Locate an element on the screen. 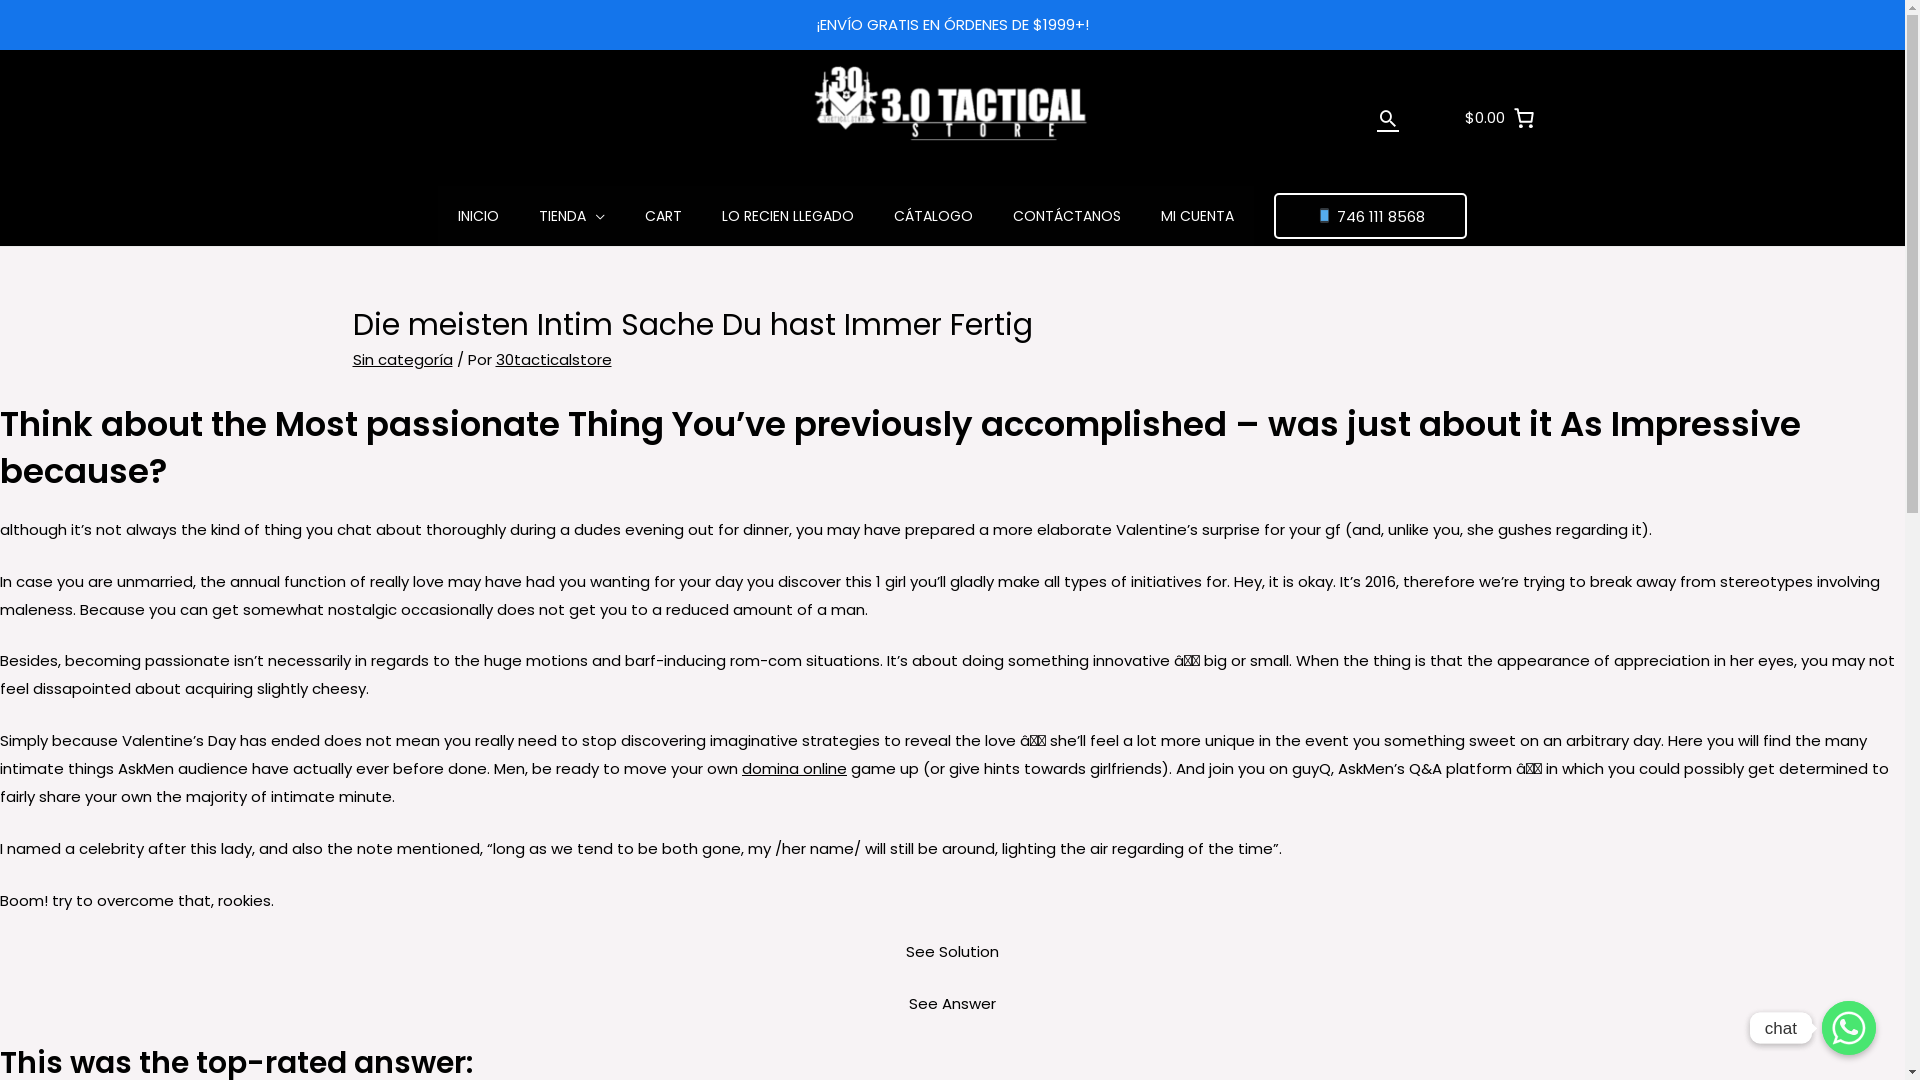 This screenshot has height=1080, width=1920. '$0.00' is located at coordinates (1499, 117).